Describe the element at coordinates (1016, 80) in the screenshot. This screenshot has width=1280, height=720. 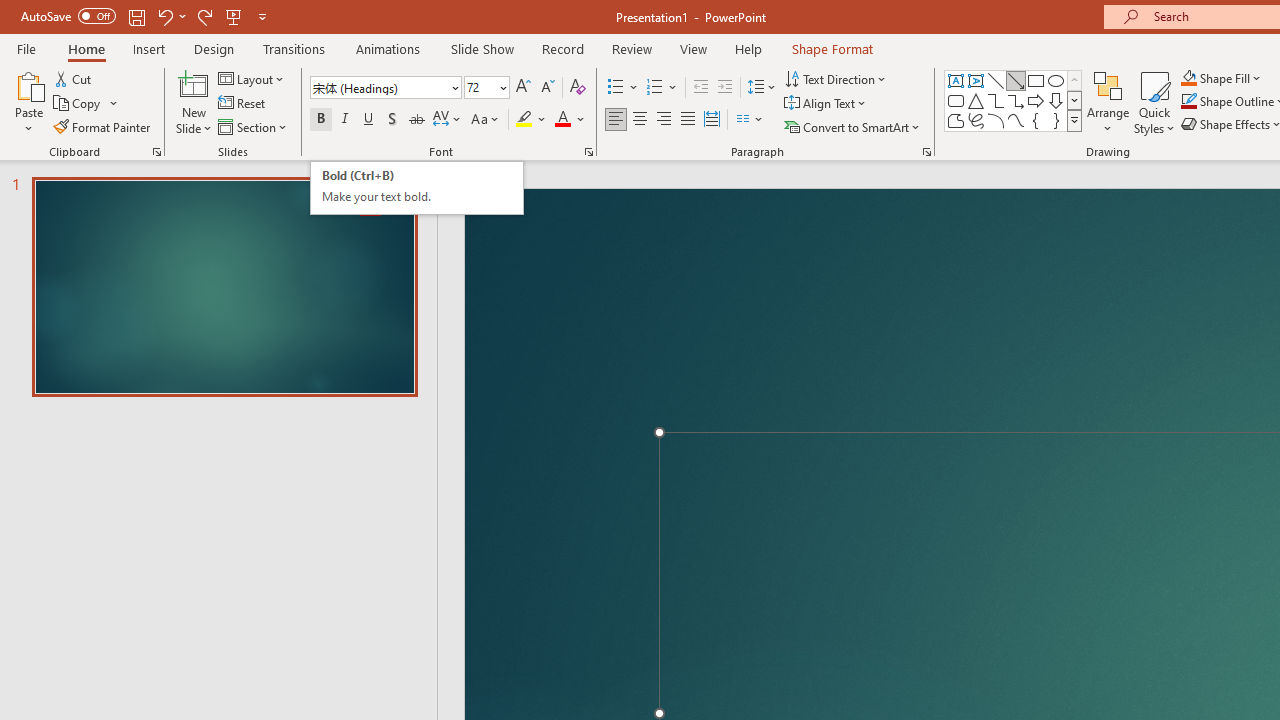
I see `'Line Arrow'` at that location.